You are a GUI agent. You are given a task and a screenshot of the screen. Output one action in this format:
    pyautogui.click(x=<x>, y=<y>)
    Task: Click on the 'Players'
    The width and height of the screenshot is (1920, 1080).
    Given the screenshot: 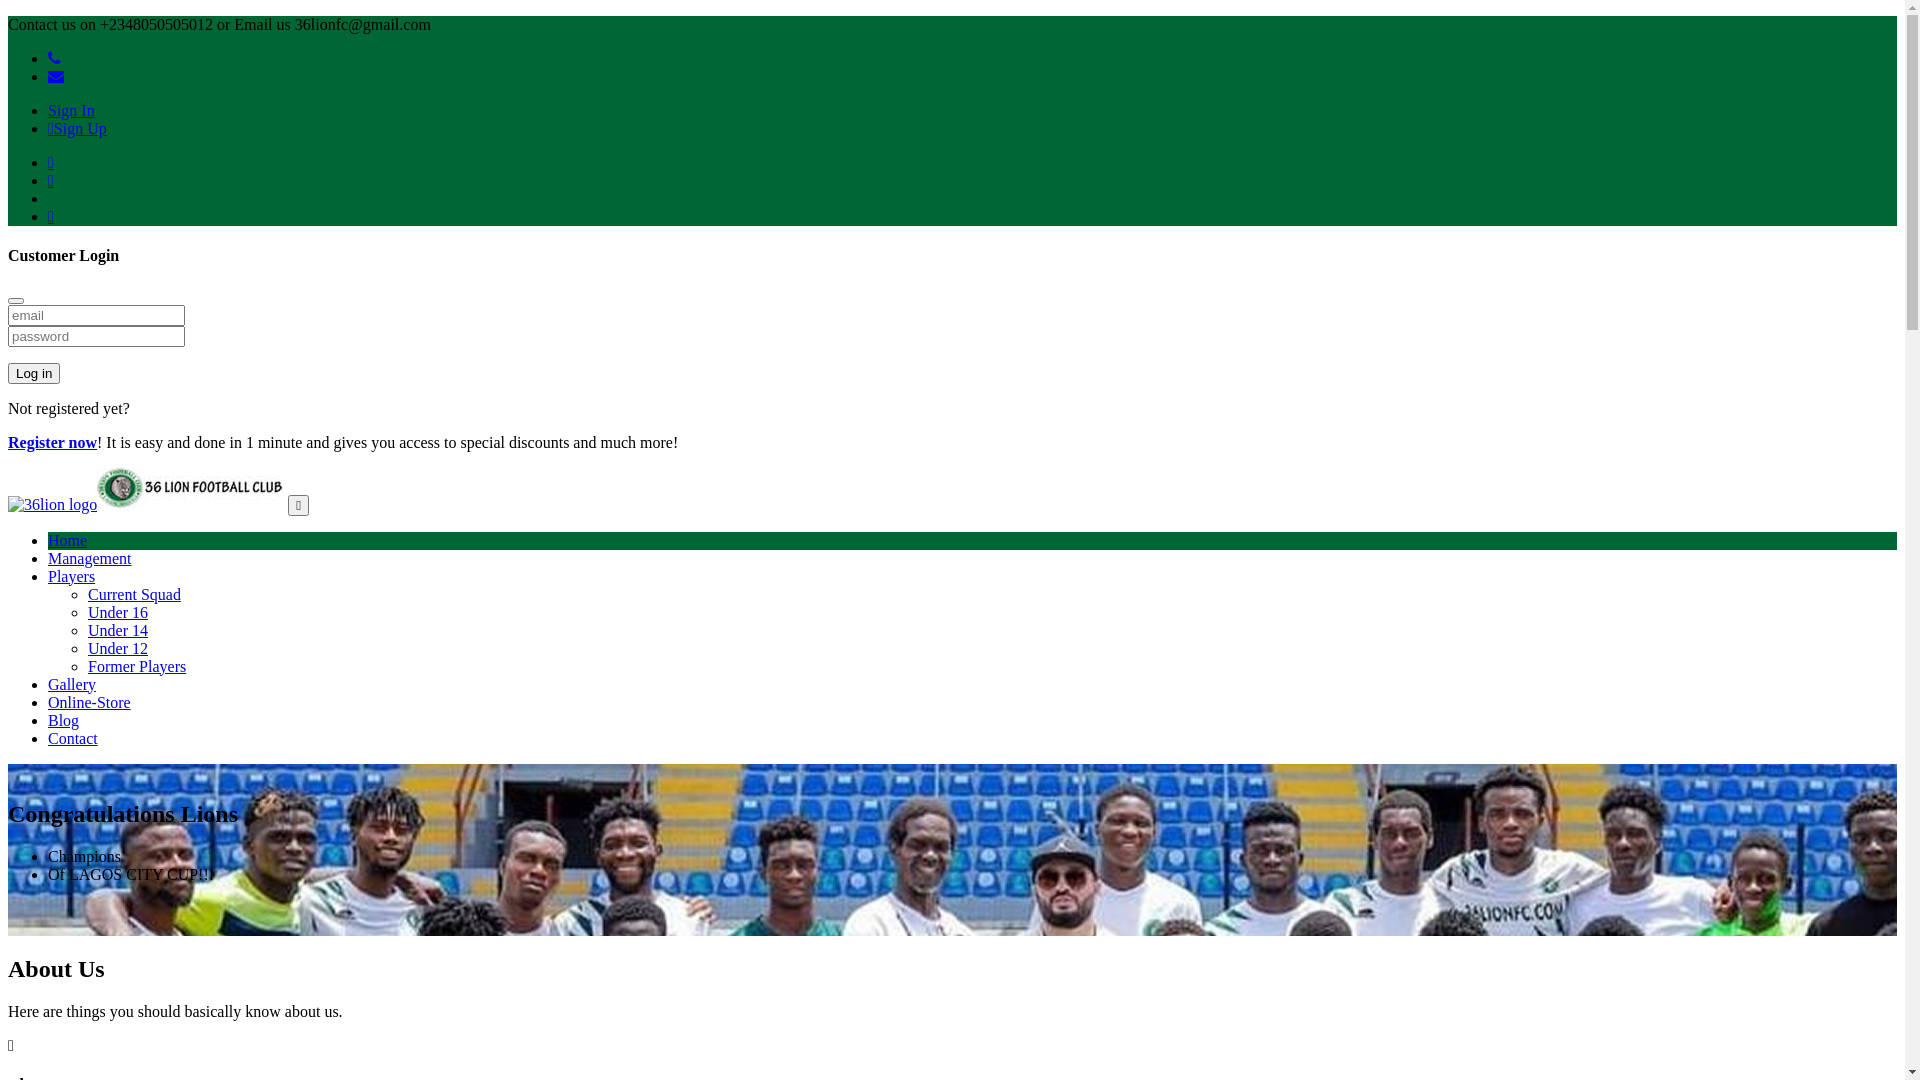 What is the action you would take?
    pyautogui.click(x=71, y=576)
    